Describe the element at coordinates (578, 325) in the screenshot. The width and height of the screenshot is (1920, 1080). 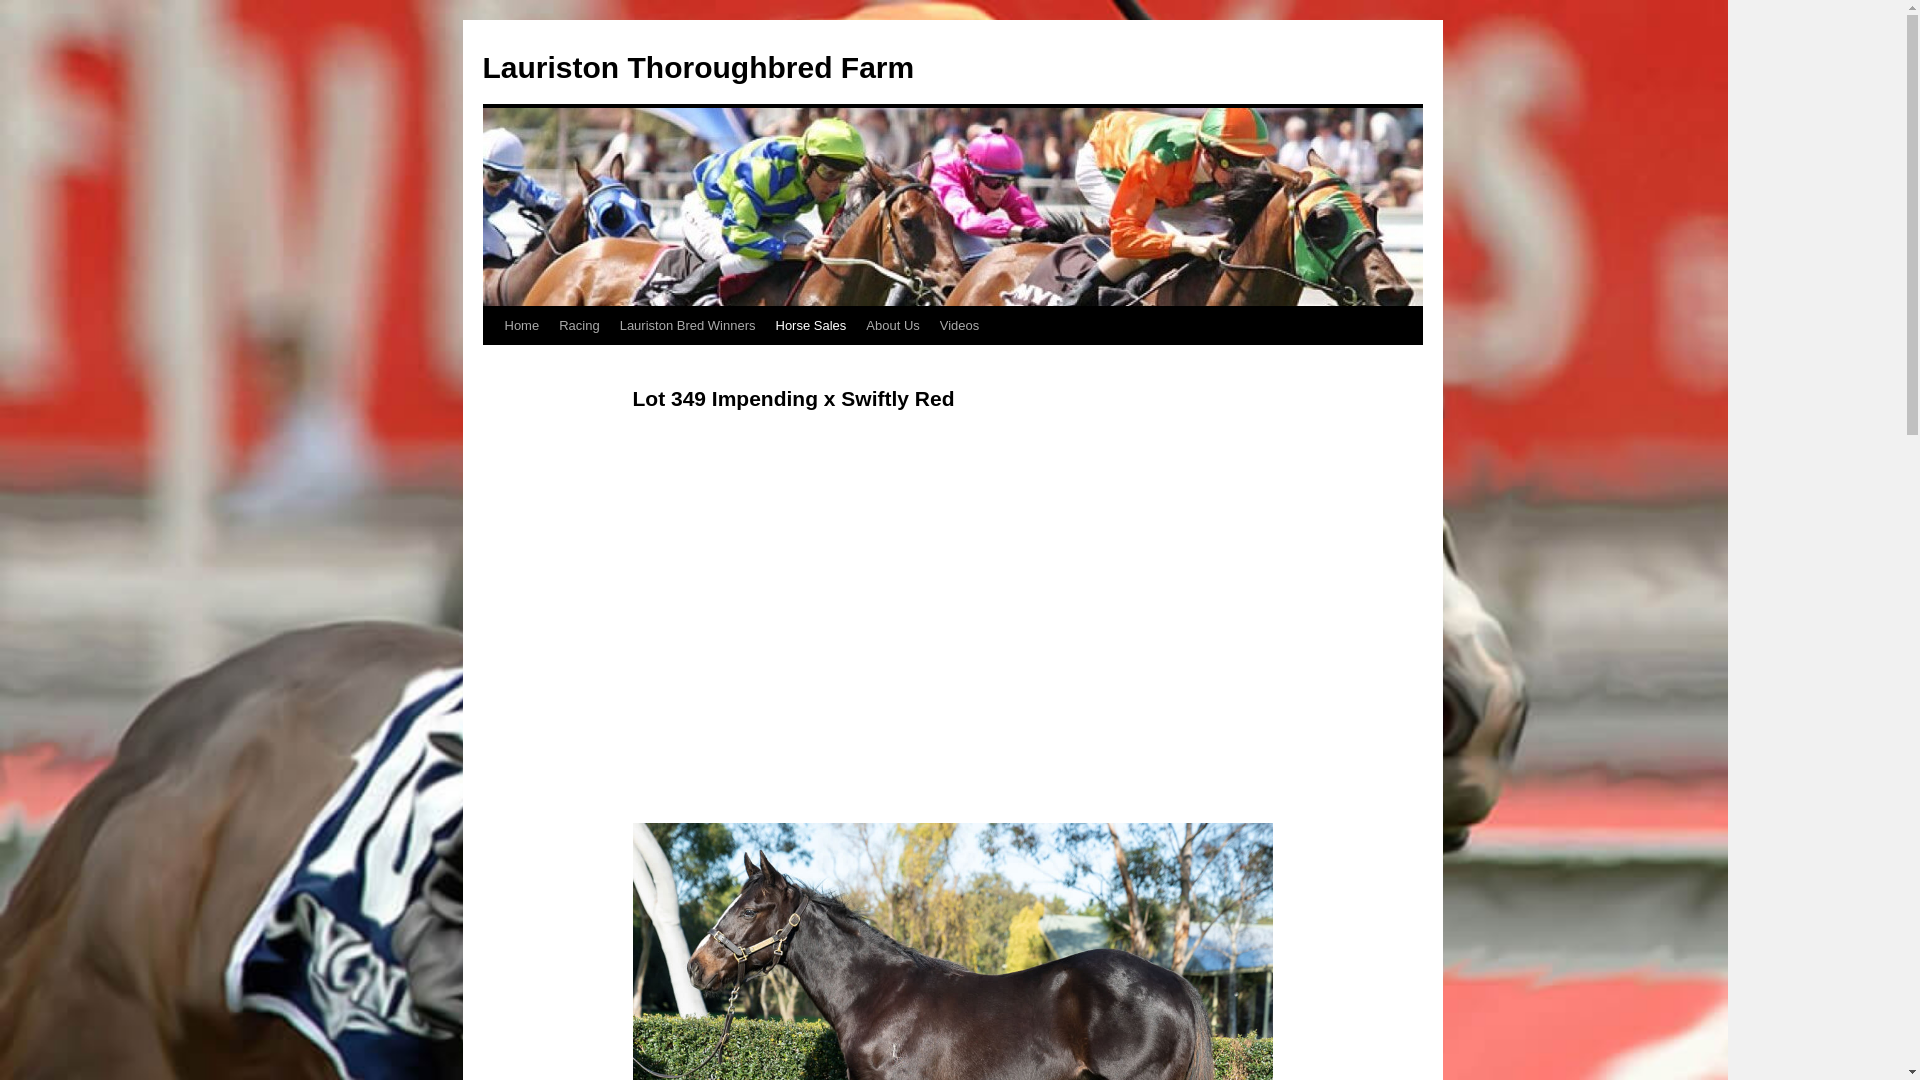
I see `'Racing'` at that location.